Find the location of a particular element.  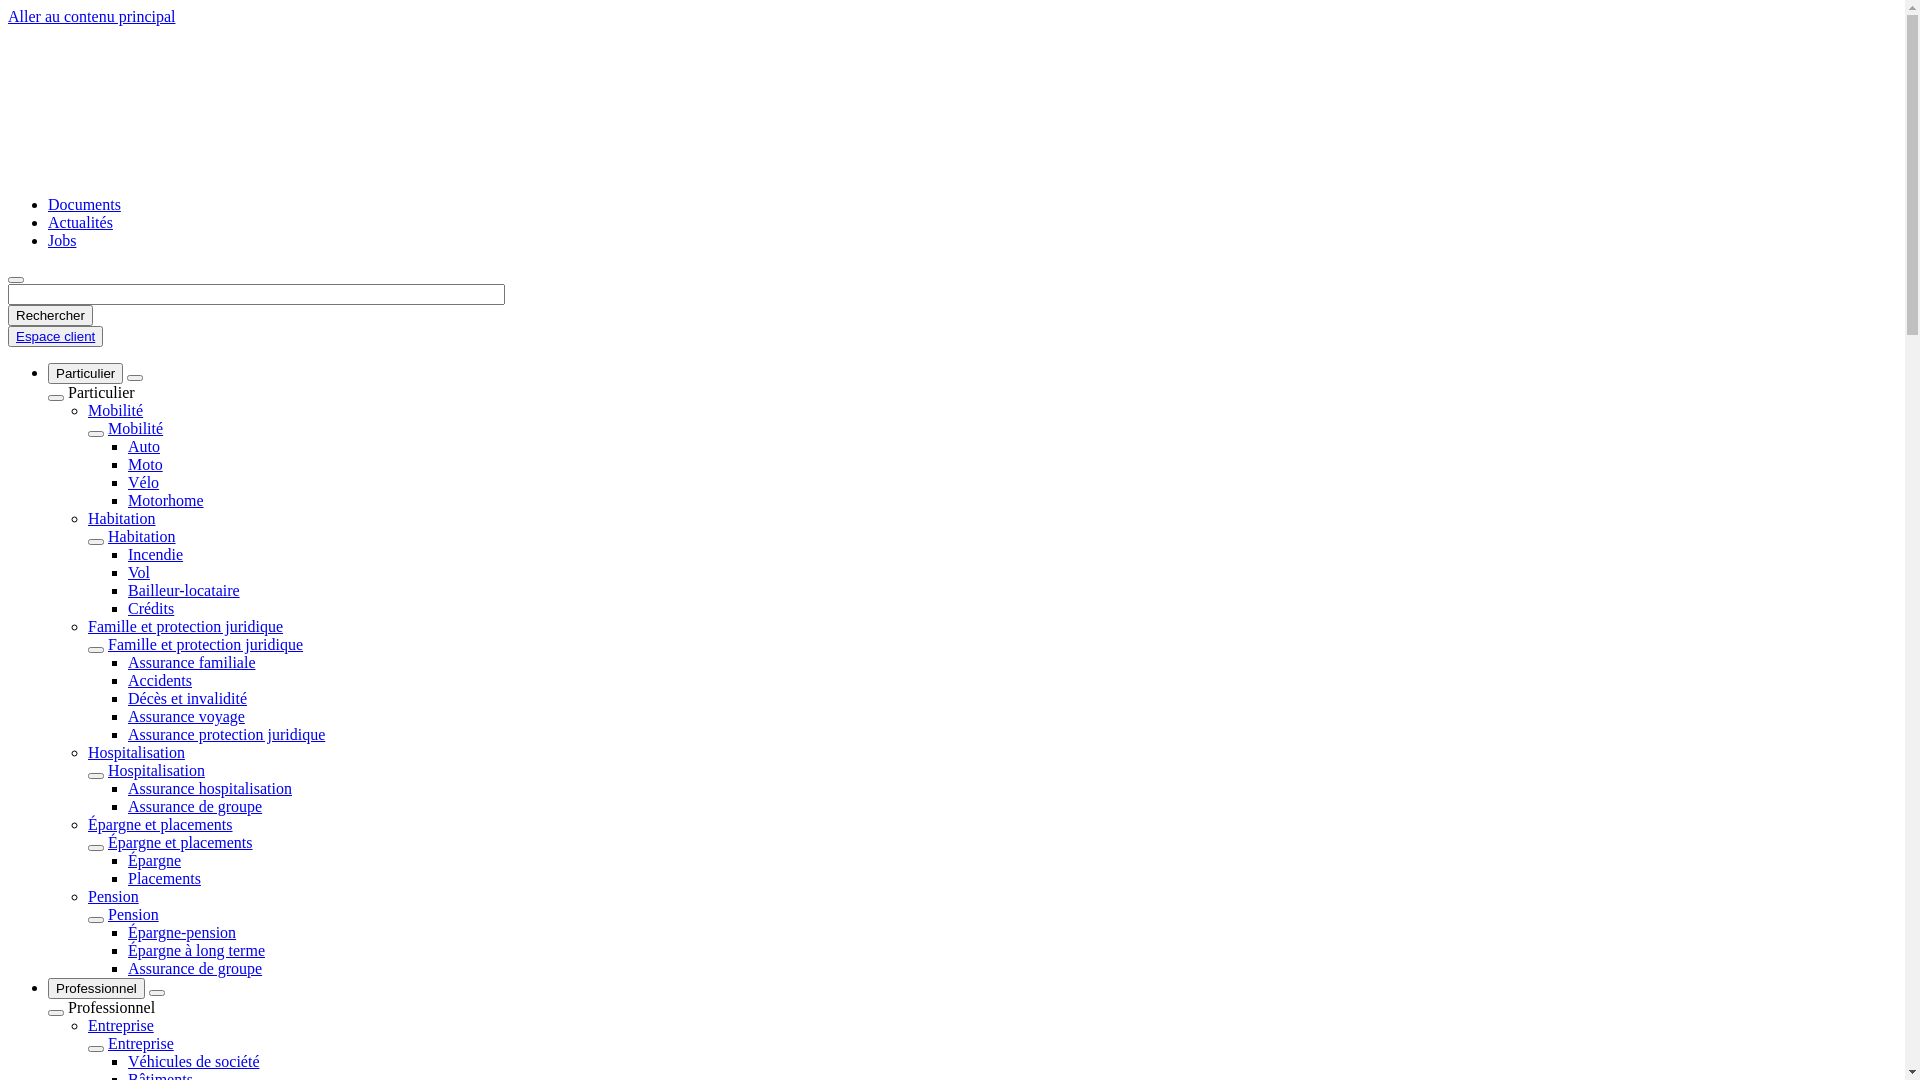

'Assurance familiale' is located at coordinates (192, 662).